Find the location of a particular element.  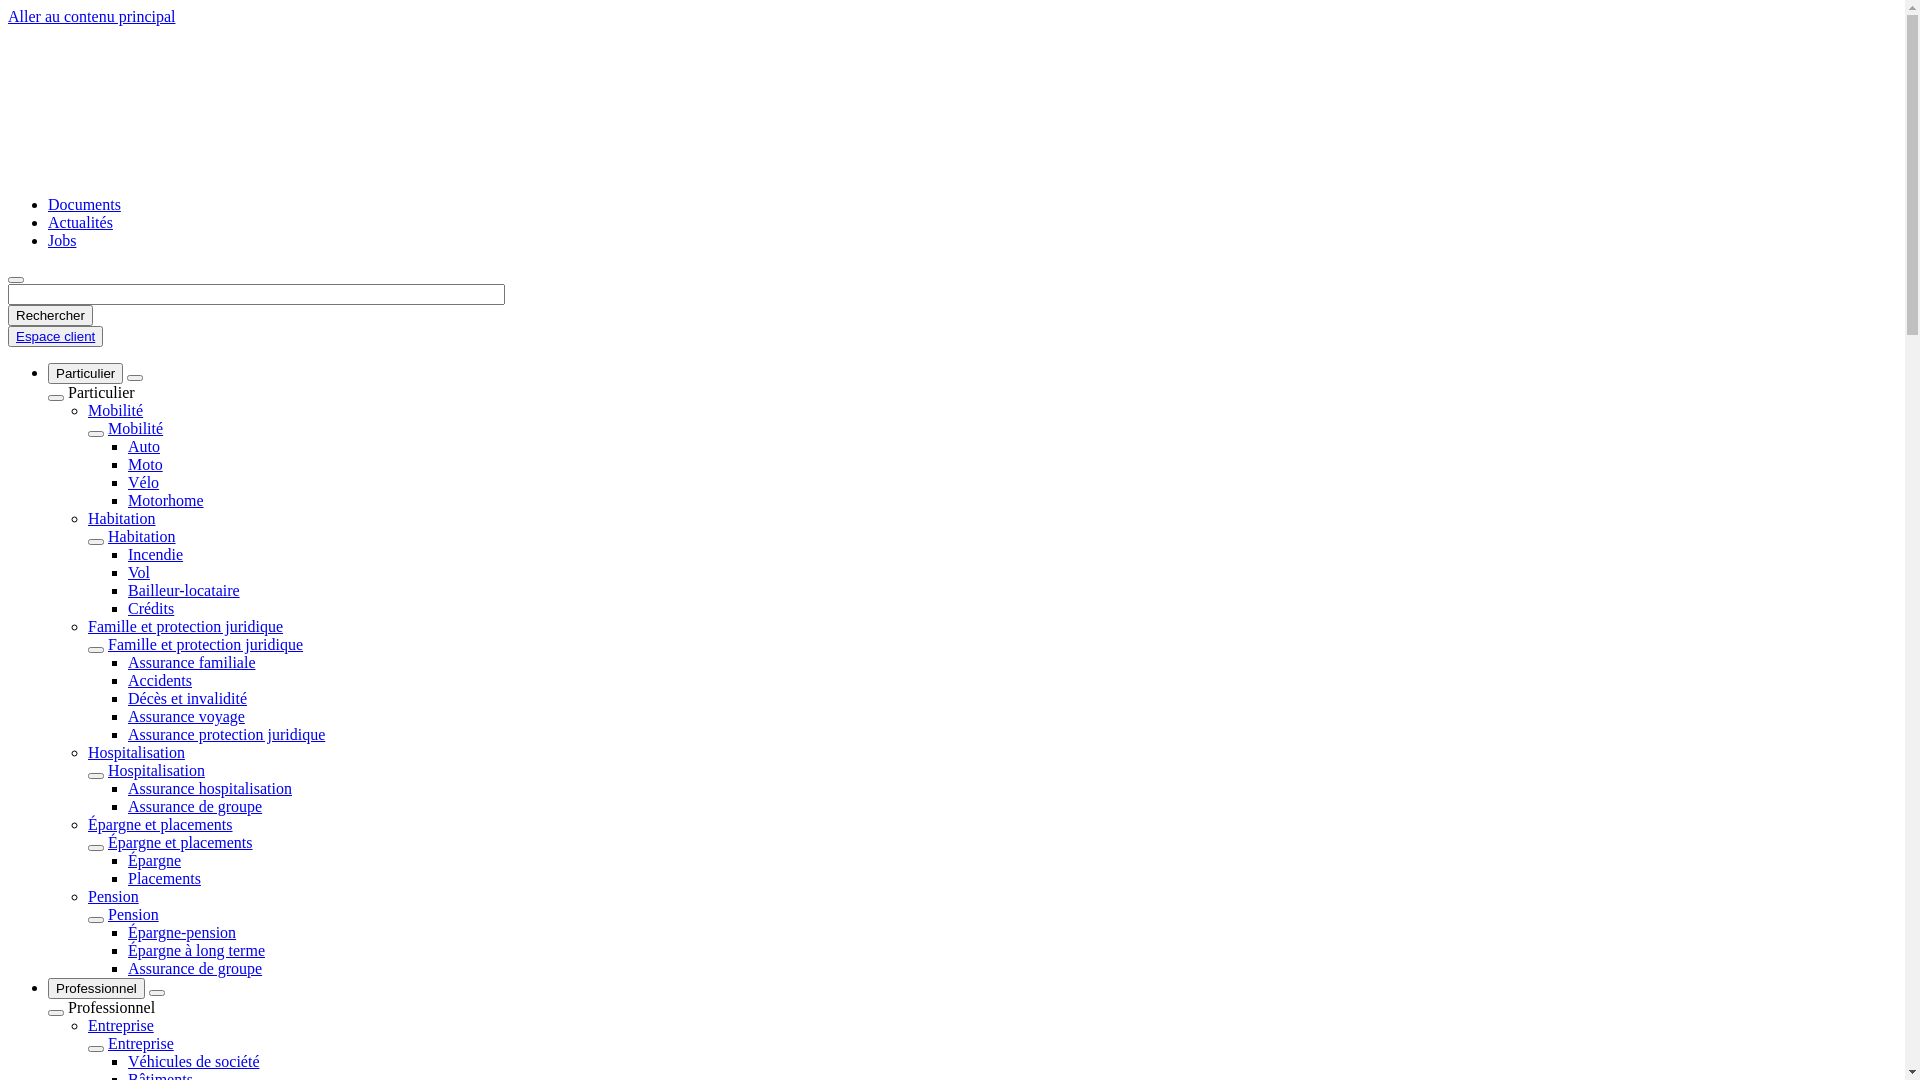

'Assurance familiale' is located at coordinates (192, 662).